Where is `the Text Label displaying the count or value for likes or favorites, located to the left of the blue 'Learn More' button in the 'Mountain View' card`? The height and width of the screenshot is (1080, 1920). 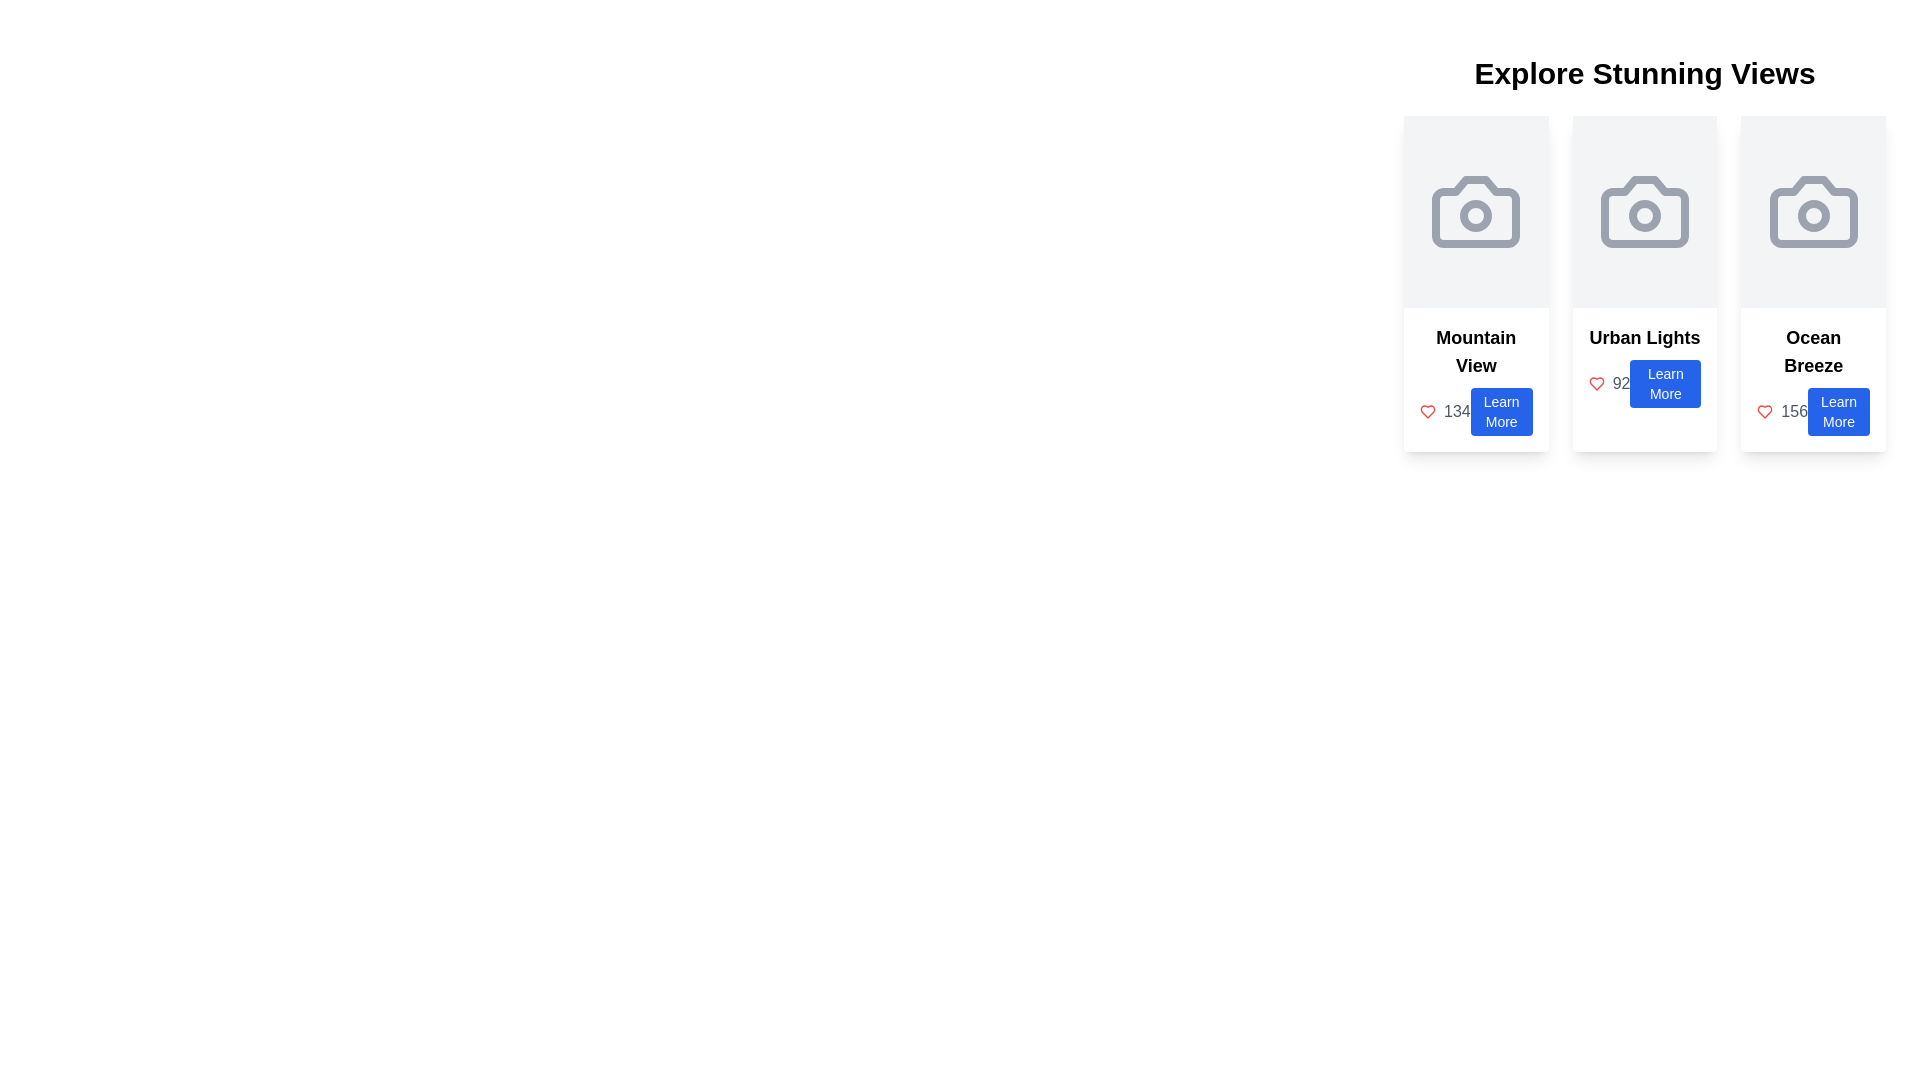
the Text Label displaying the count or value for likes or favorites, located to the left of the blue 'Learn More' button in the 'Mountain View' card is located at coordinates (1445, 411).